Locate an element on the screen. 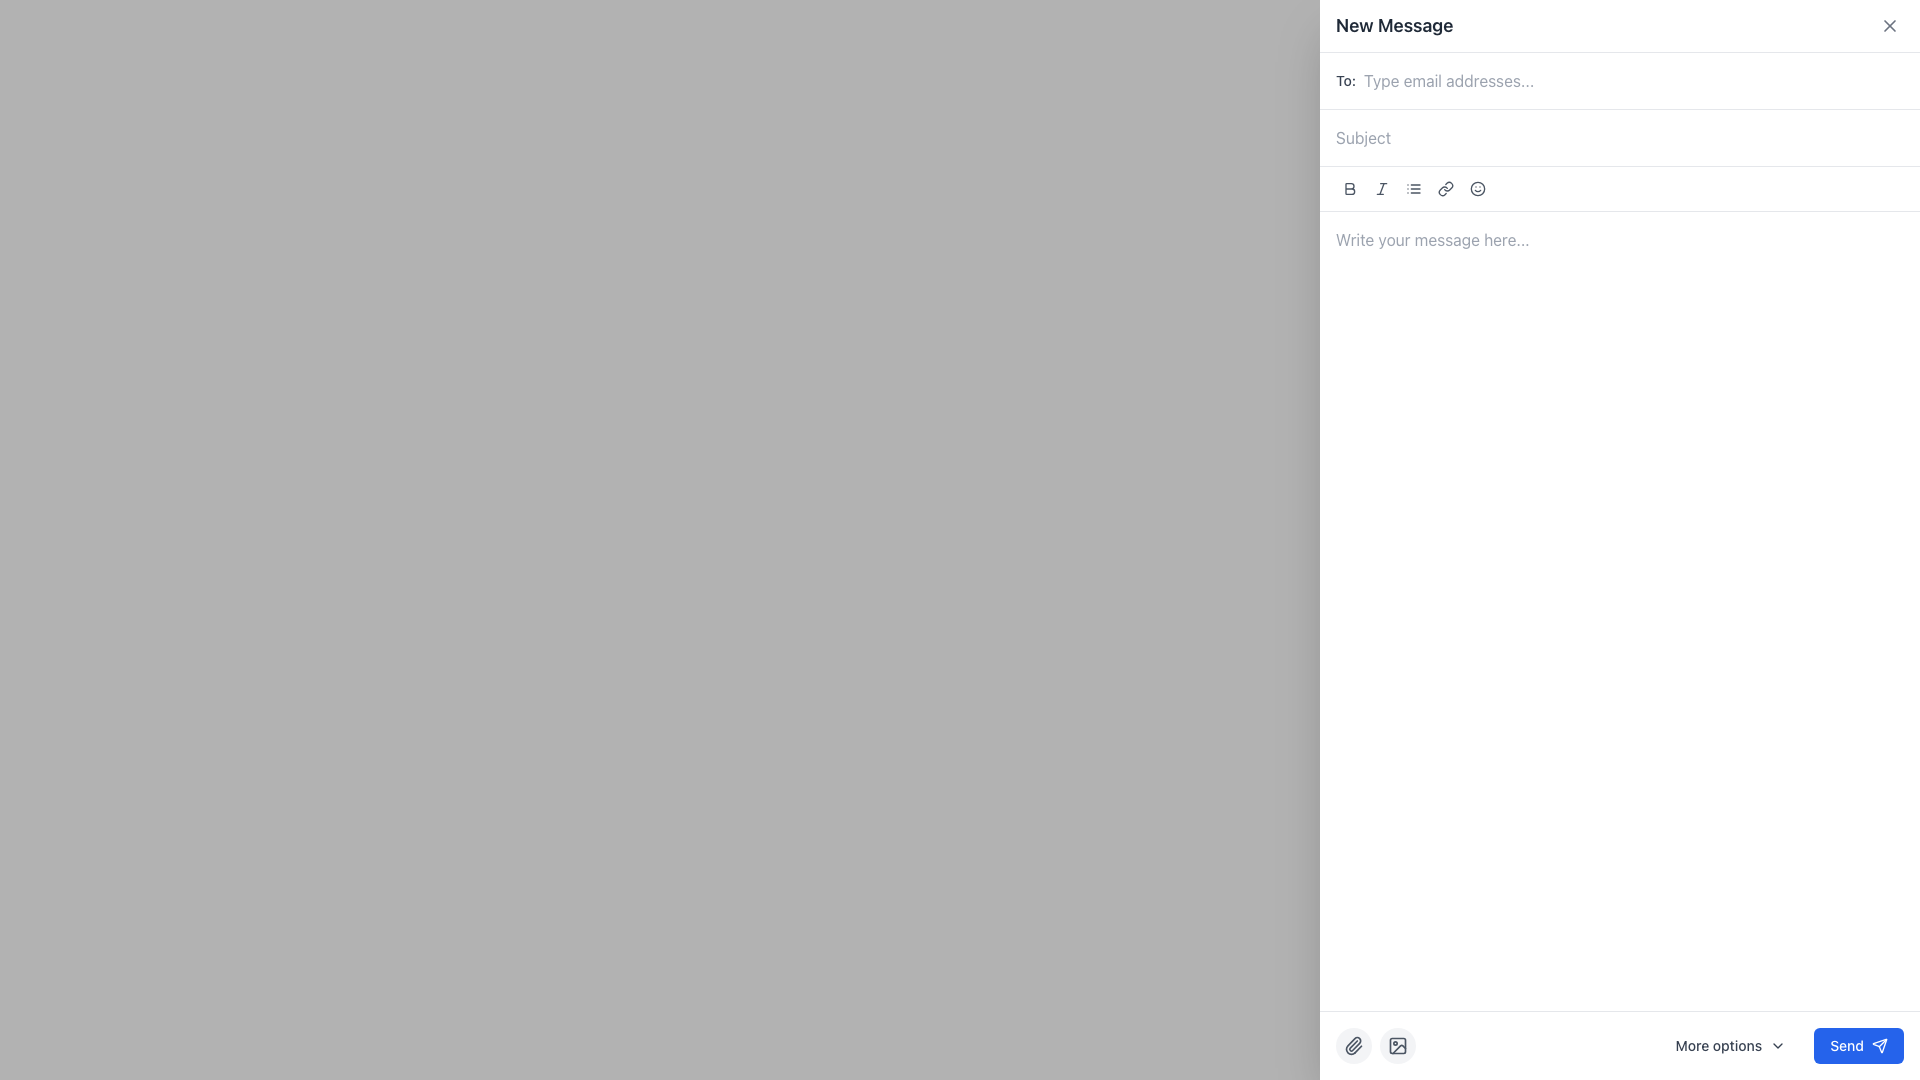 The height and width of the screenshot is (1080, 1920). the 'More options' button located in the bottom right corner of the interface, styled with gray text and a downward-pointing chevron icon is located at coordinates (1729, 1044).